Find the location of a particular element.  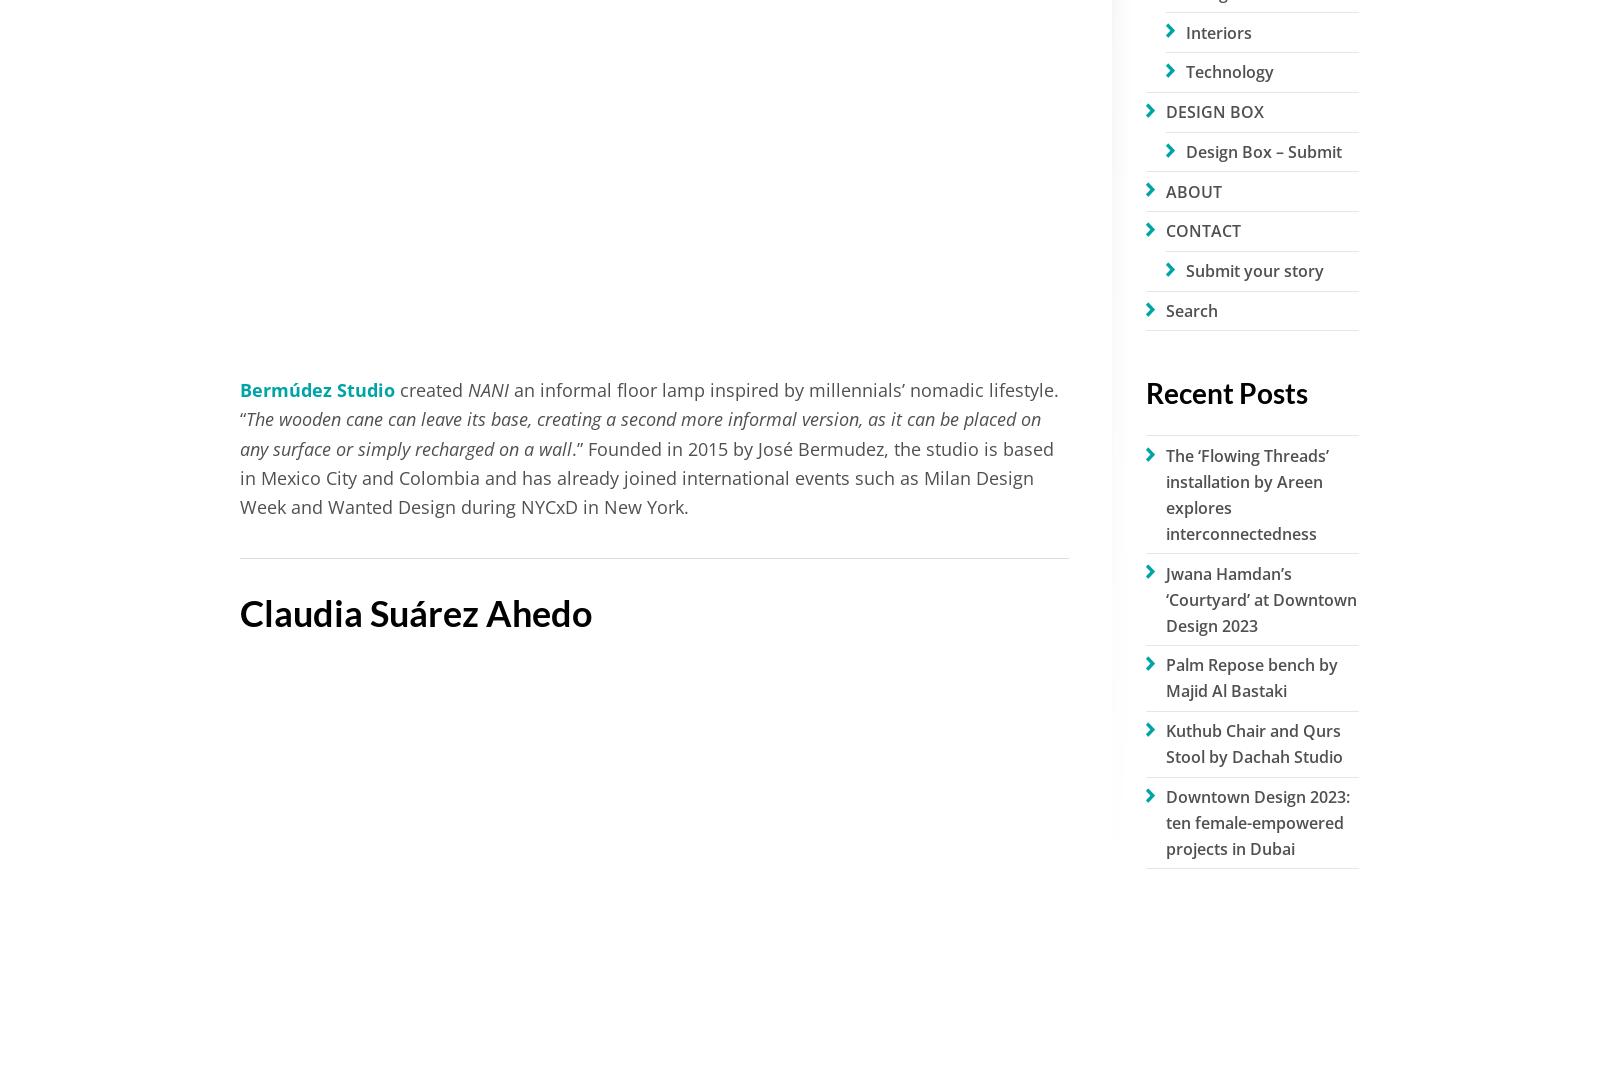

'.” Founded in 2015 by José Bermudez, the studio is based in Mexico City and Colombia and has already joined international events such as Milan Design Week and Wanted Design during NYCxD in New York.' is located at coordinates (647, 476).